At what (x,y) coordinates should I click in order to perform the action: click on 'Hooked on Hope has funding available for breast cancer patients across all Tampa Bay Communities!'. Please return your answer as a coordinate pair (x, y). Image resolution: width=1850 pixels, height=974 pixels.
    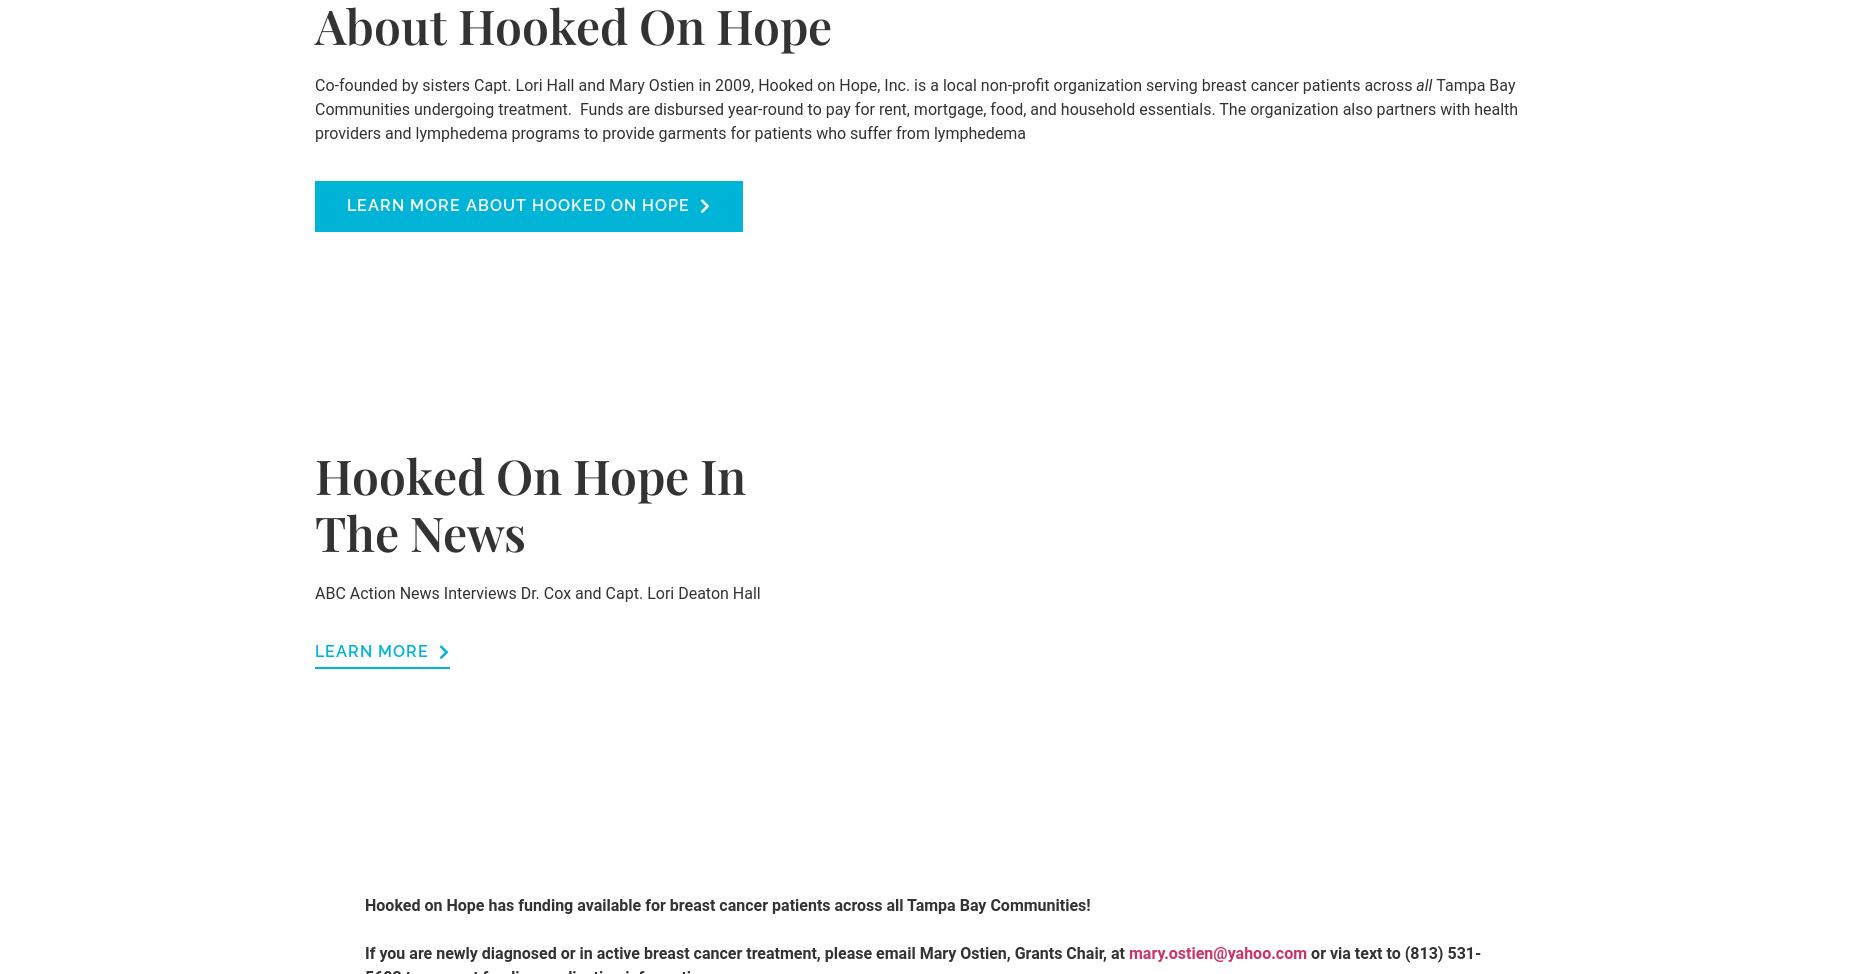
    Looking at the image, I should click on (364, 903).